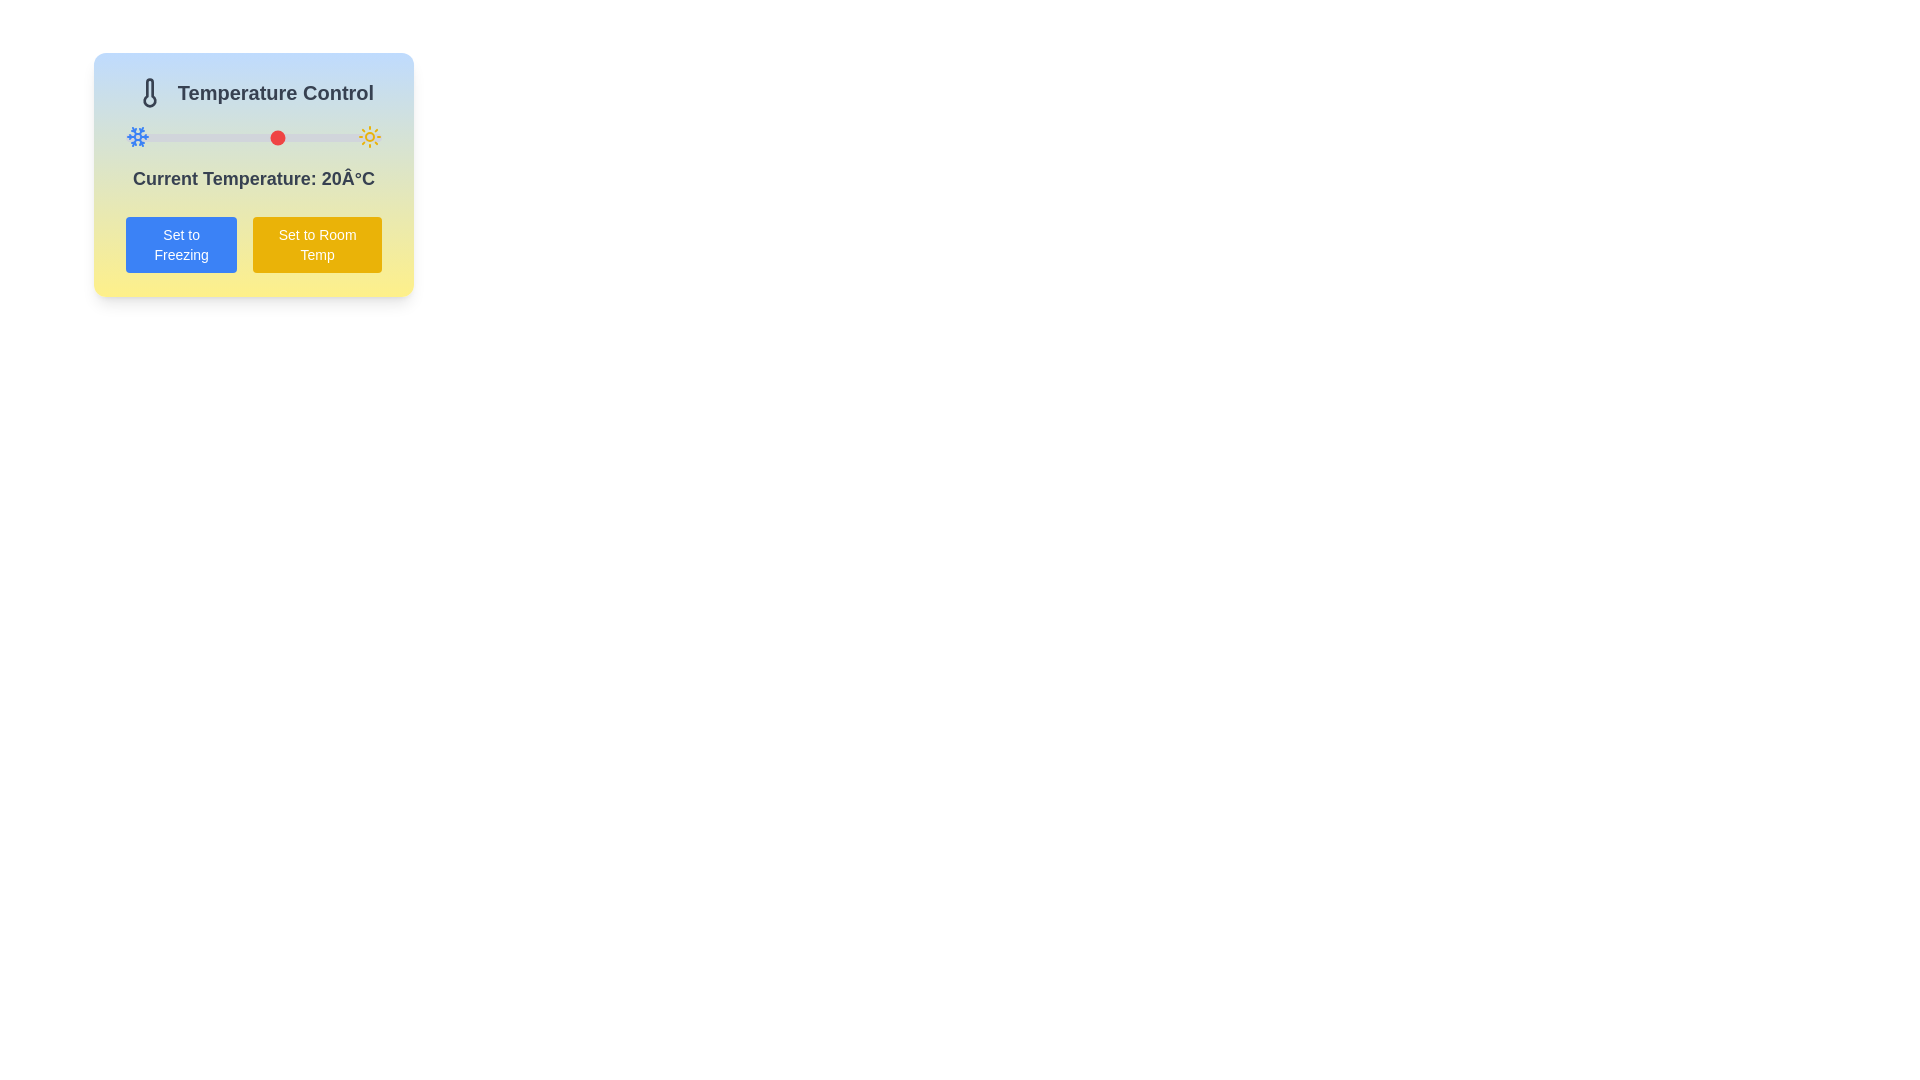  I want to click on the temperature, so click(325, 137).